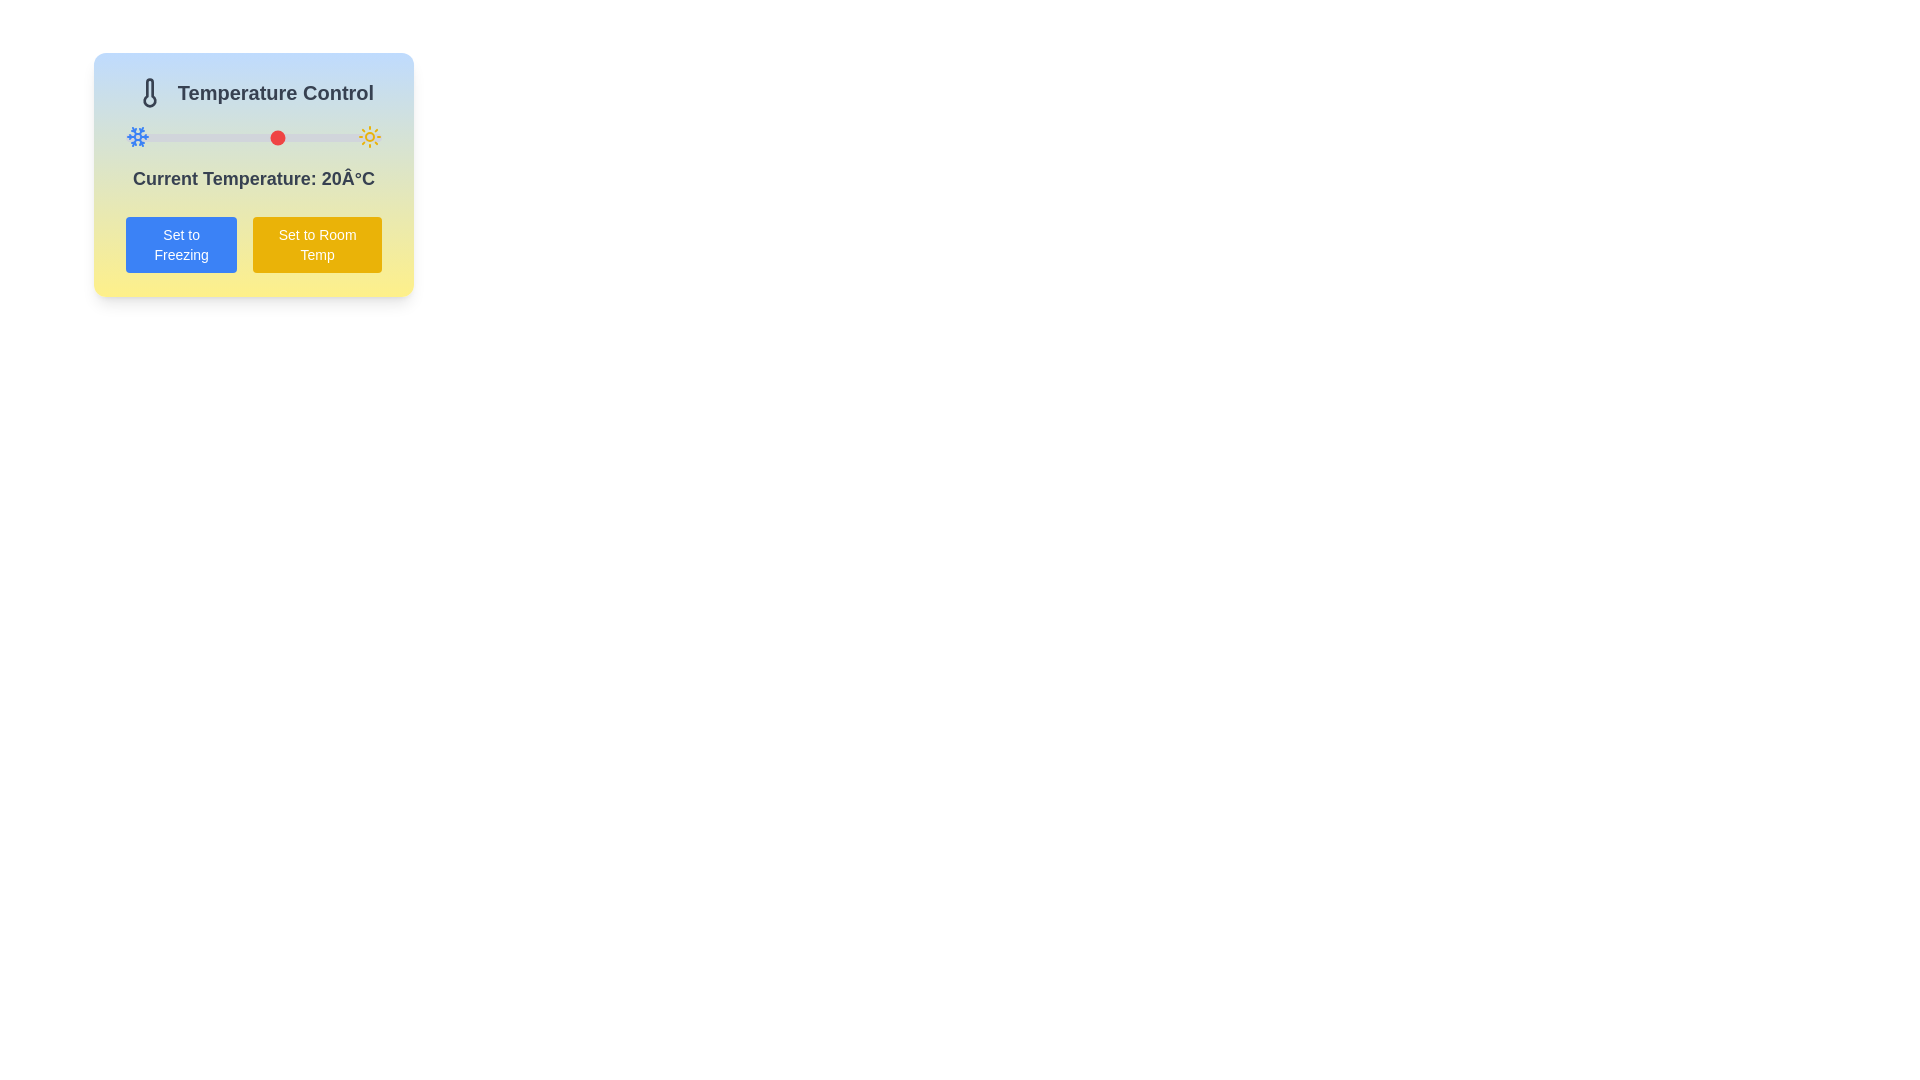  I want to click on the temperature, so click(325, 137).